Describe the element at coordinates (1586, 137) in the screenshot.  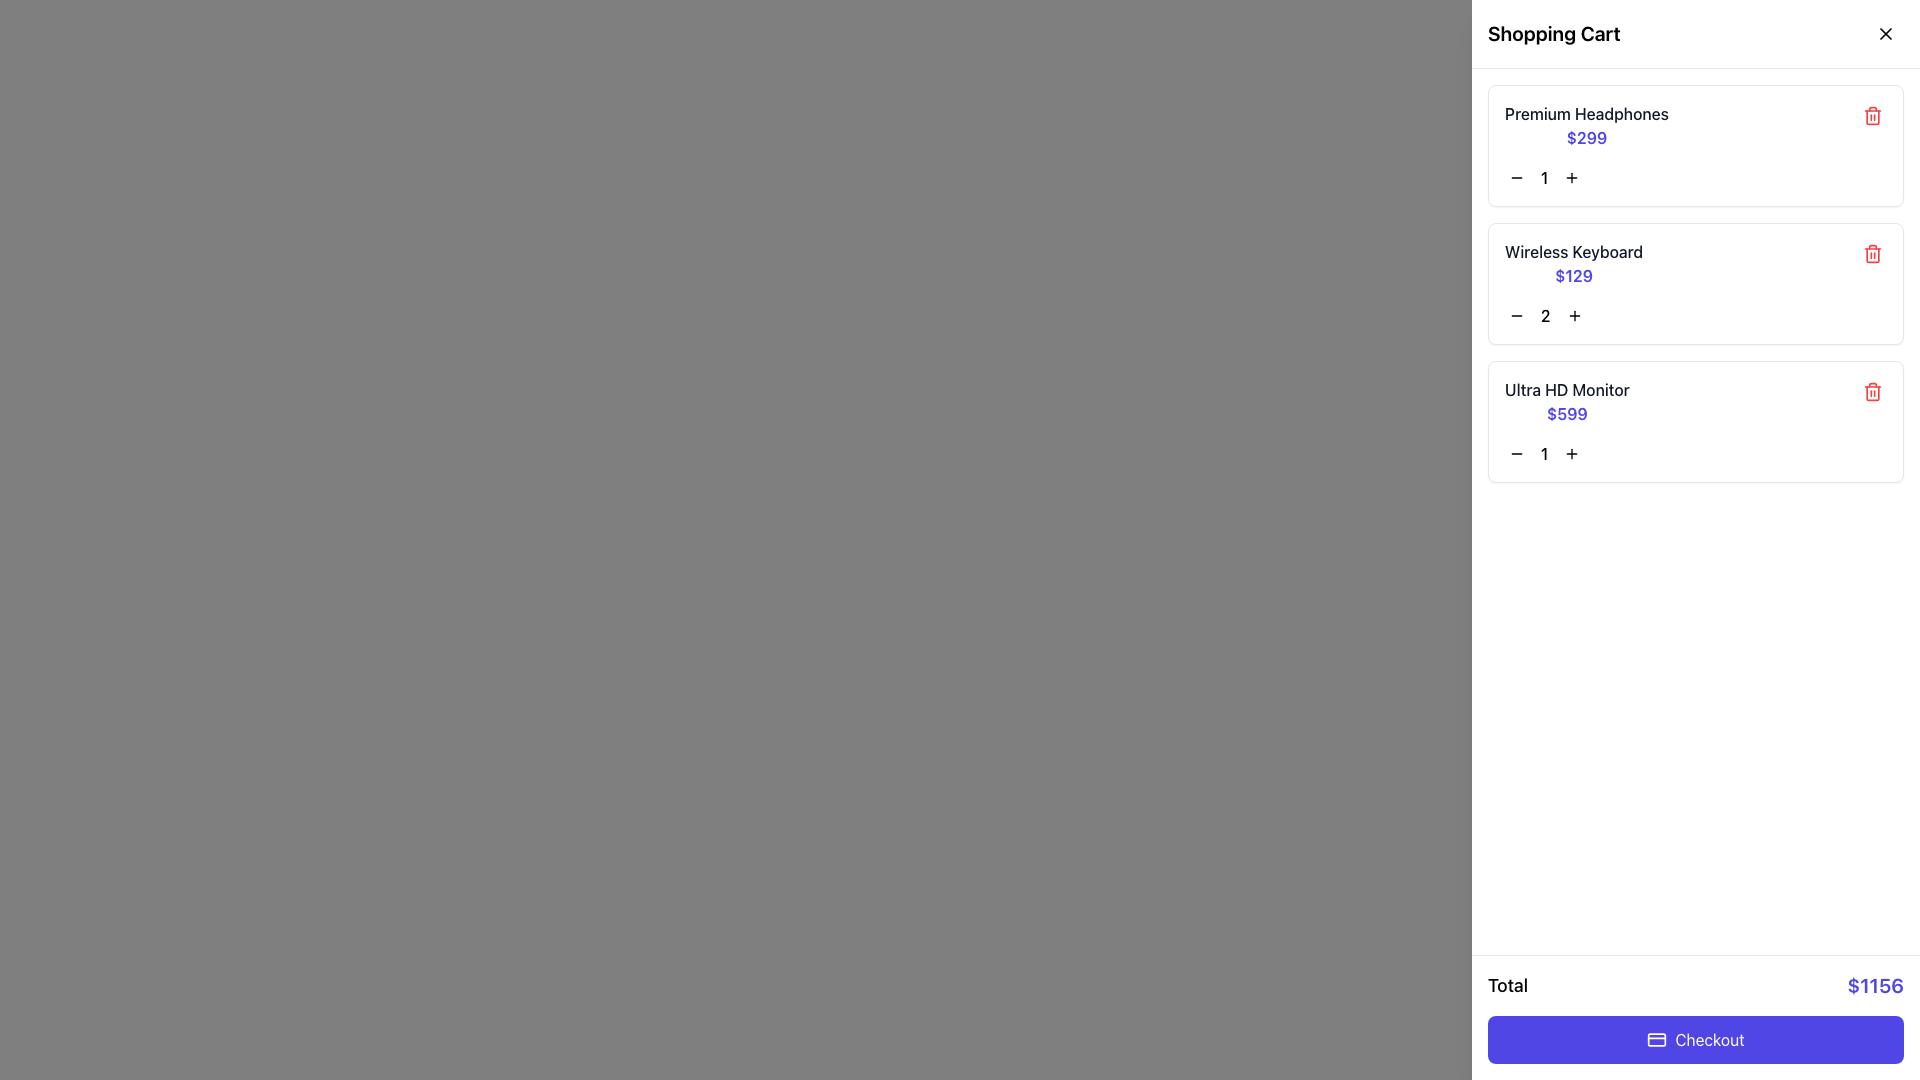
I see `the price display for the 'Premium Headphones' in the shopping cart interface, located below the product title` at that location.